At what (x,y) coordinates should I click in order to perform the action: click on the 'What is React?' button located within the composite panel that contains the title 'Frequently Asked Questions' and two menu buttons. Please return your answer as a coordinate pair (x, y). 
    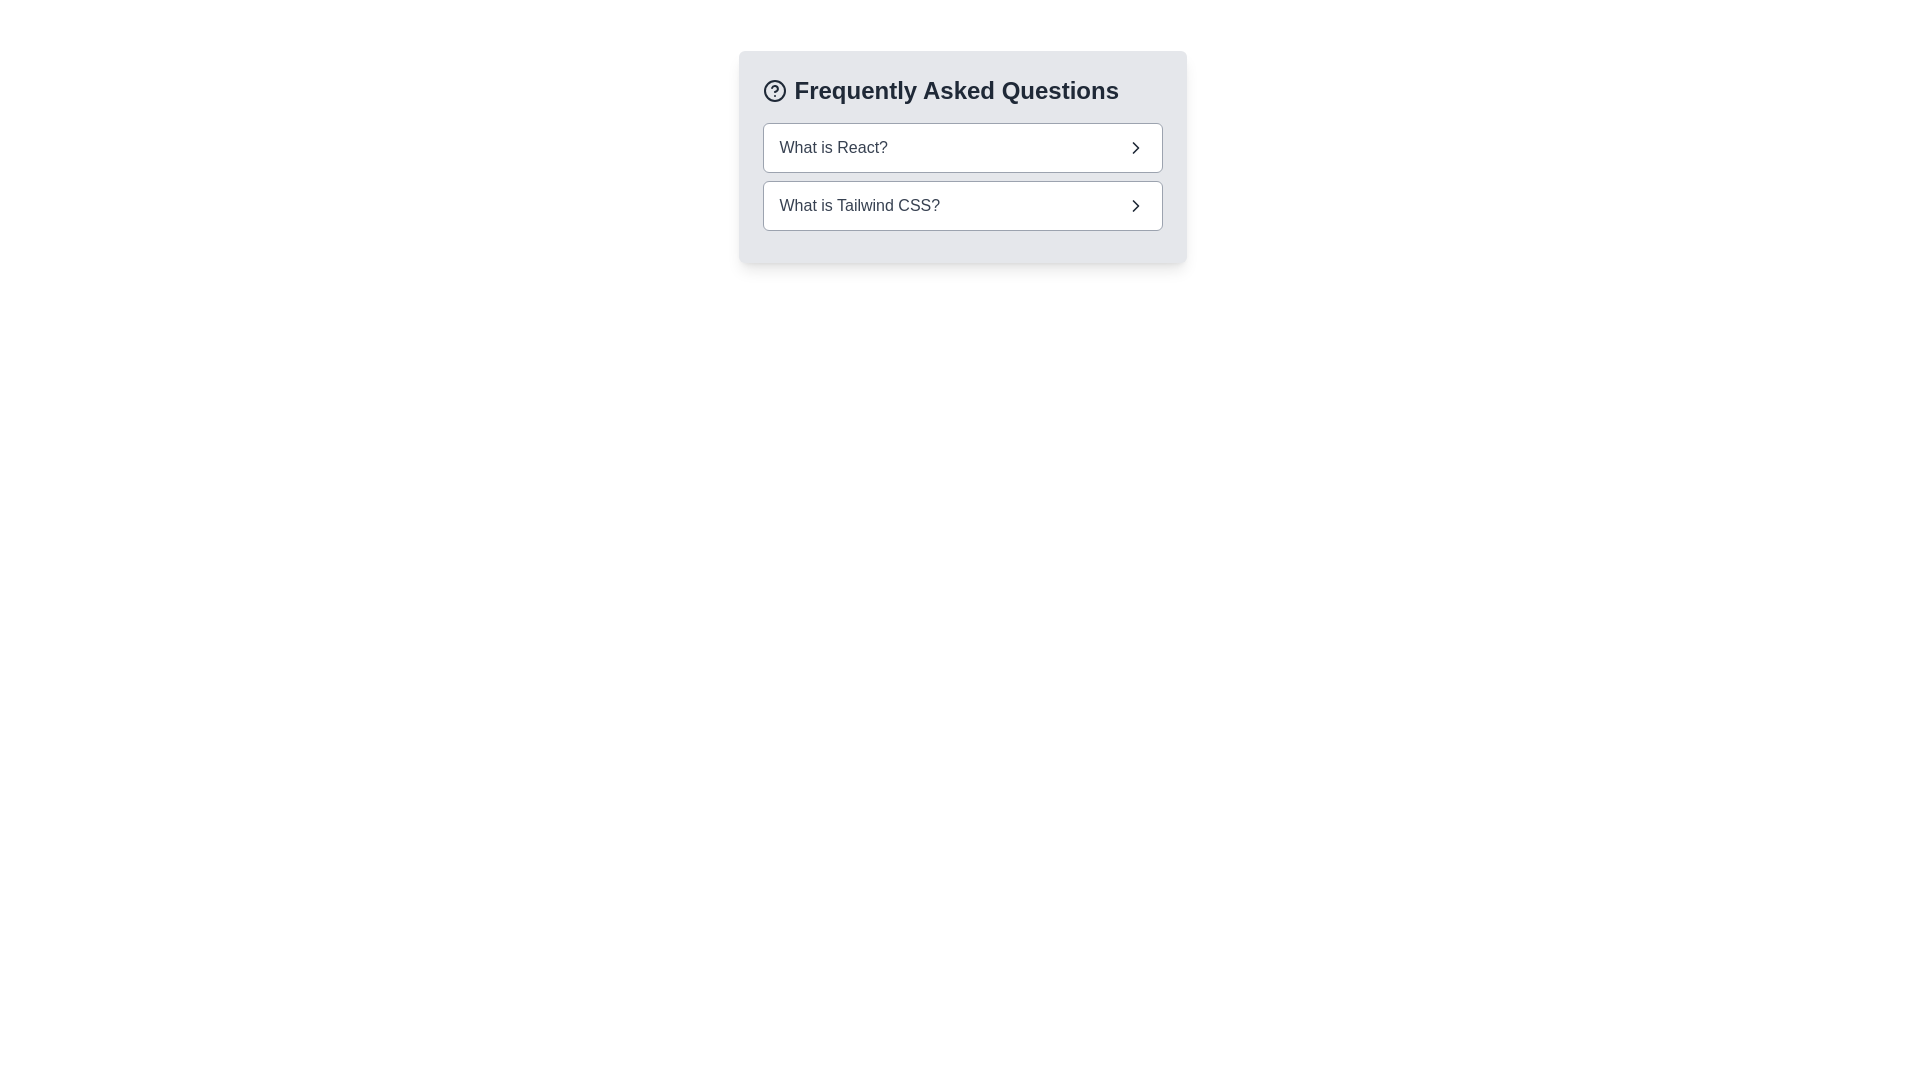
    Looking at the image, I should click on (962, 156).